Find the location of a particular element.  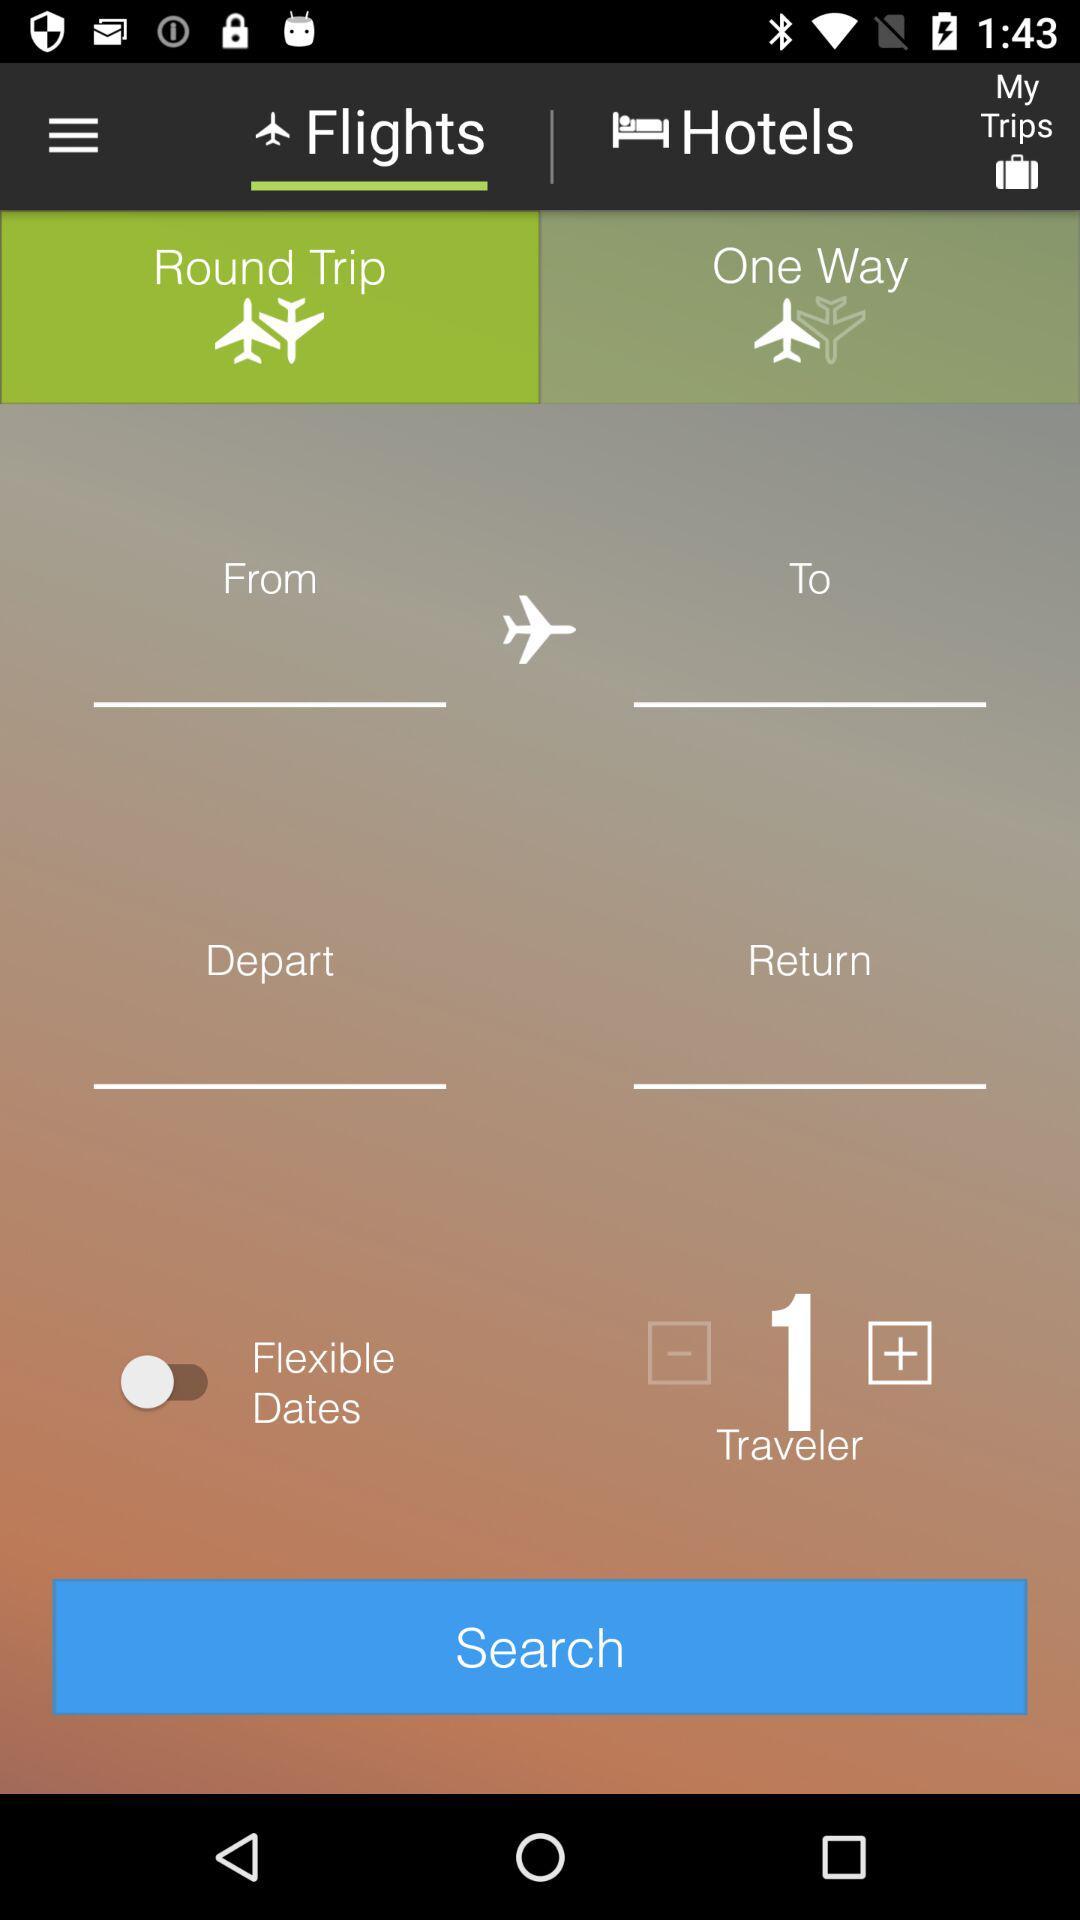

icon next to the 1 item is located at coordinates (678, 1353).